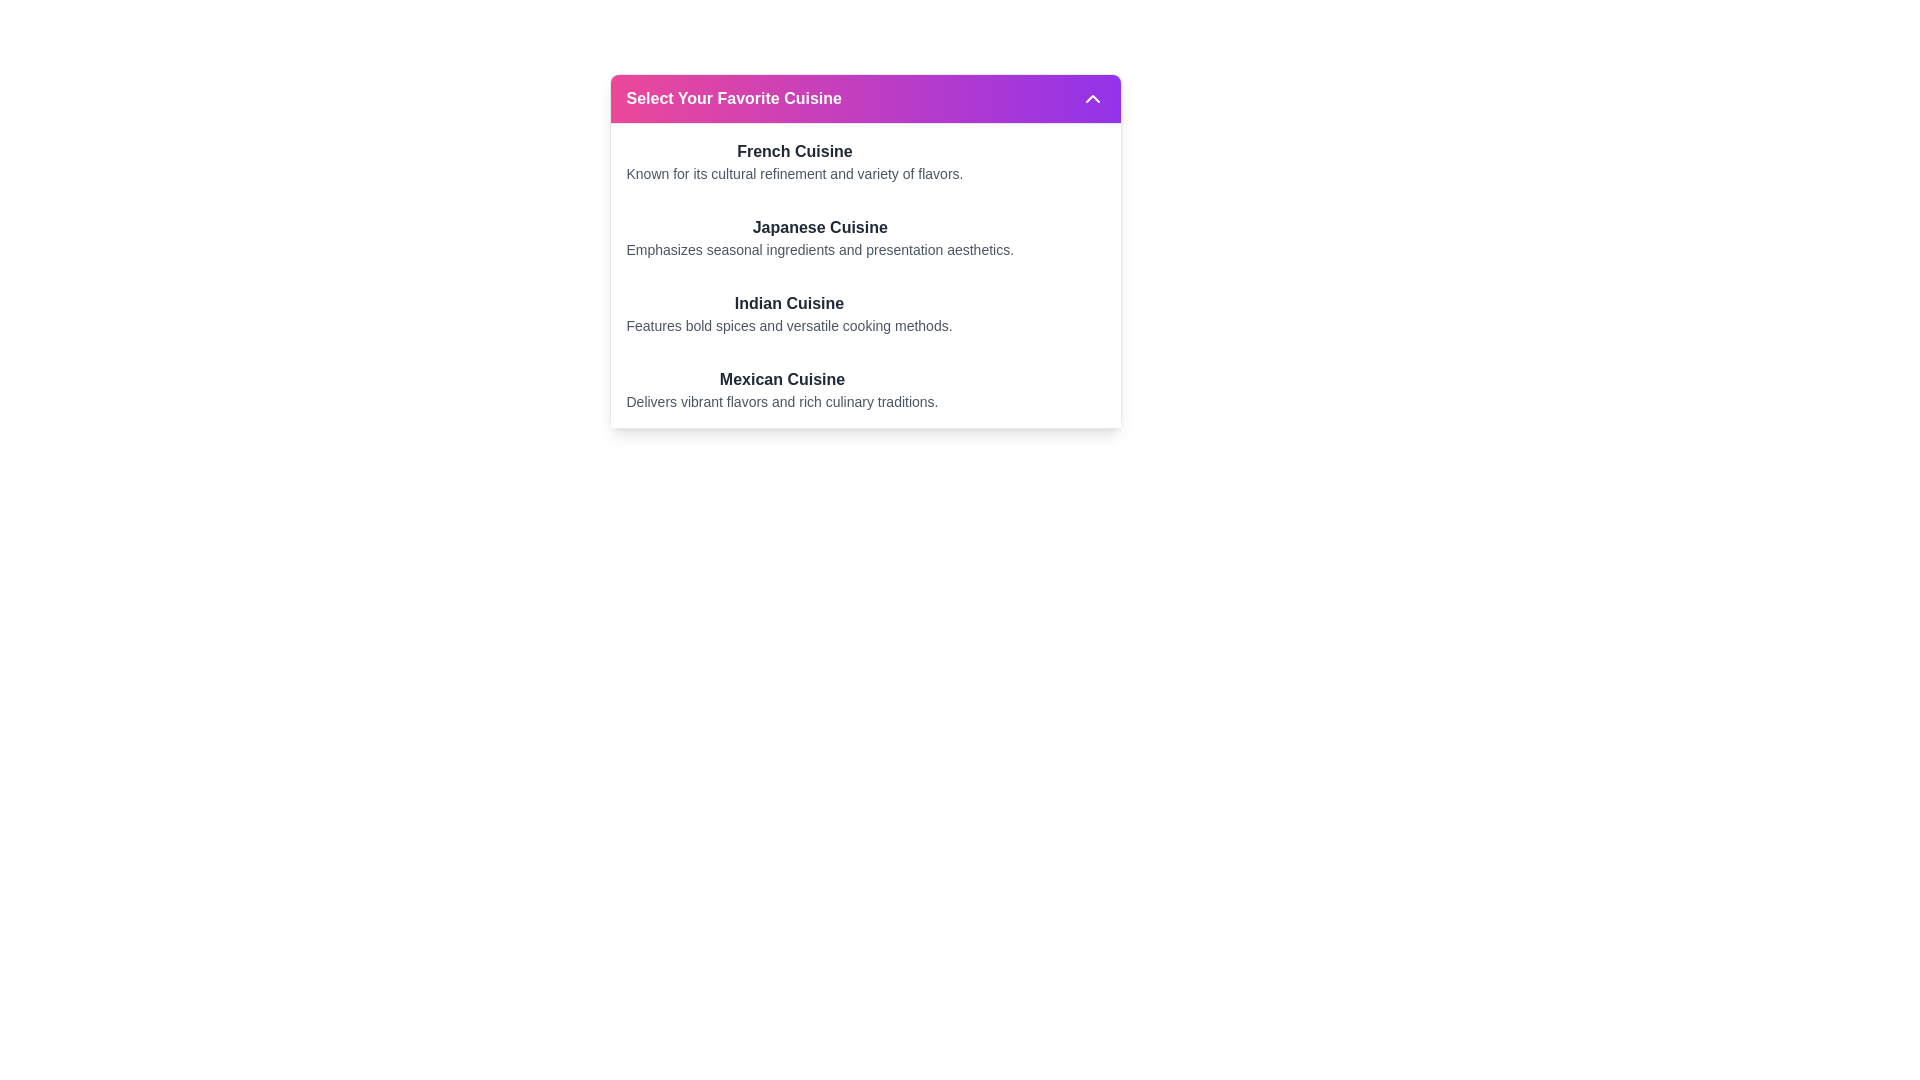 Image resolution: width=1920 pixels, height=1080 pixels. I want to click on the static text label providing information for the heading 'Japanese Cuisine', located below its associated heading and centered horizontally, so click(820, 249).